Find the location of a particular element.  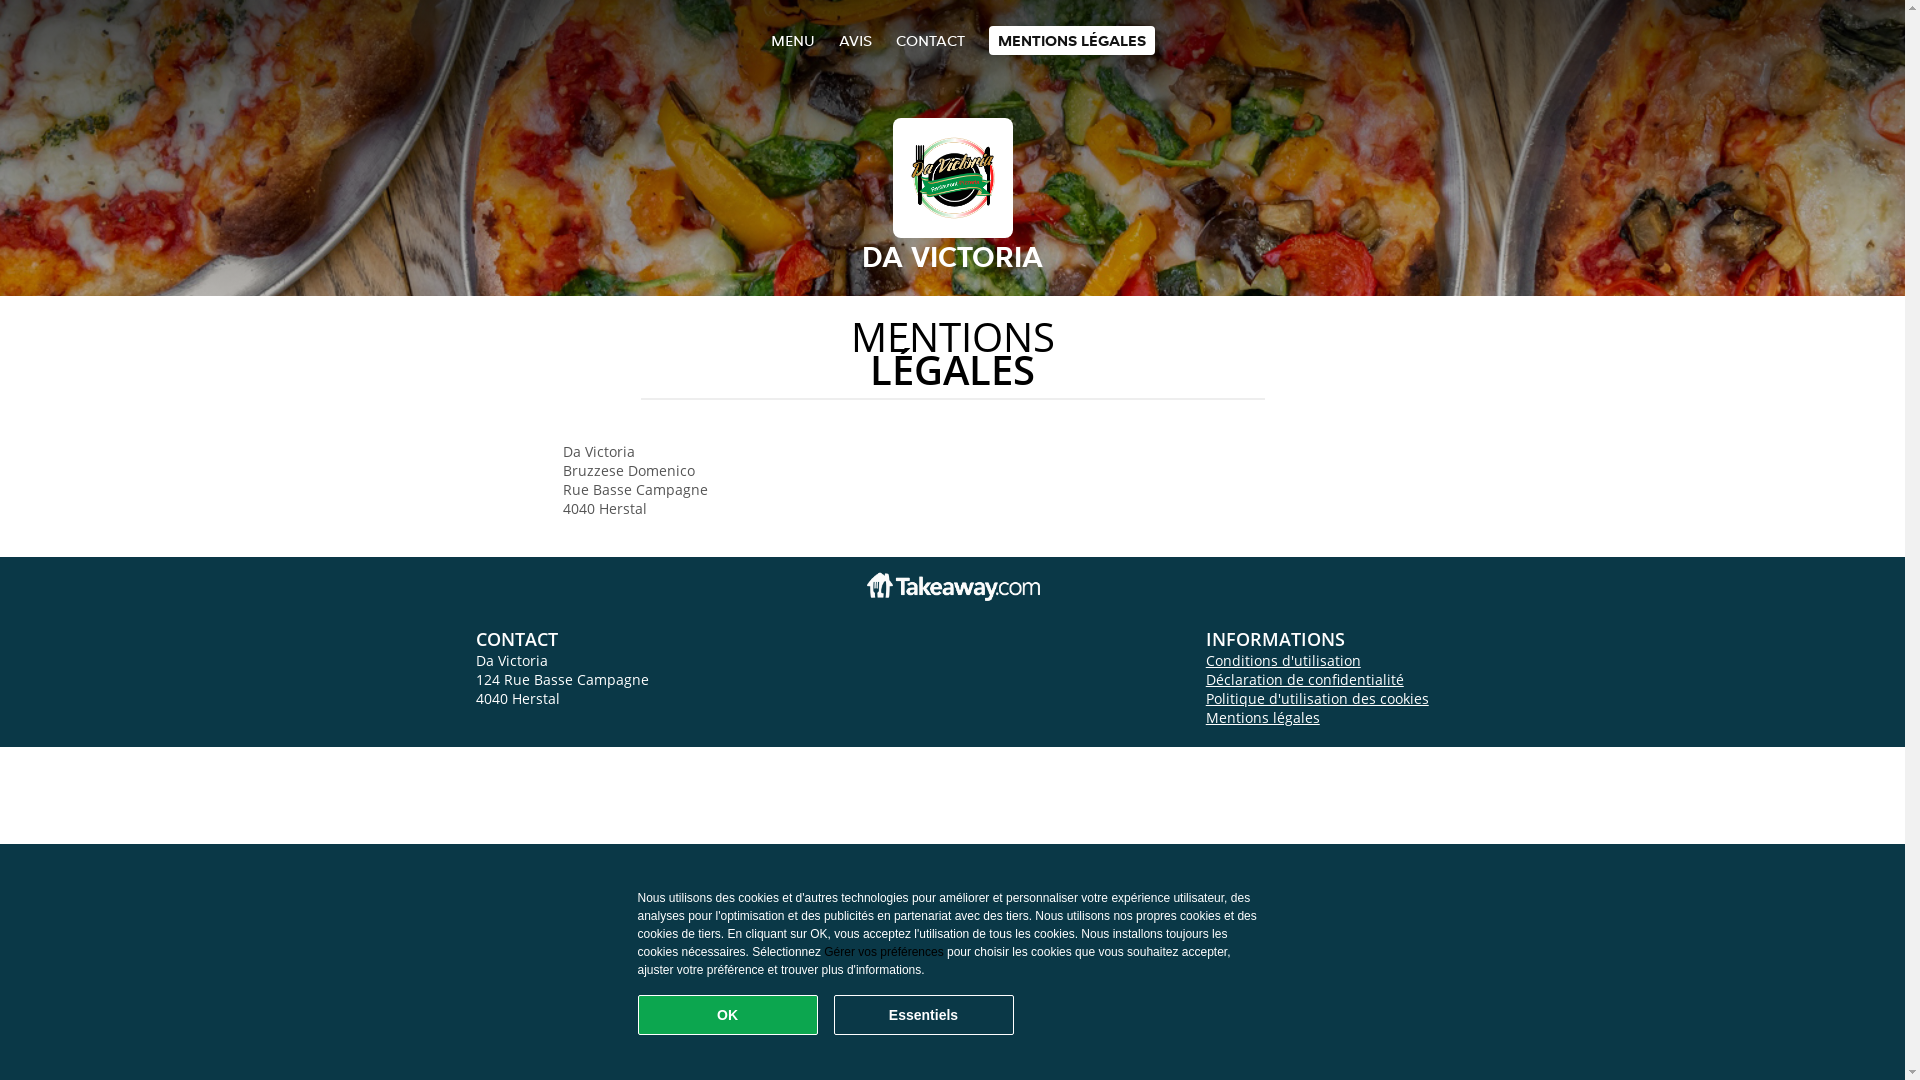

'CONTACT' is located at coordinates (929, 40).